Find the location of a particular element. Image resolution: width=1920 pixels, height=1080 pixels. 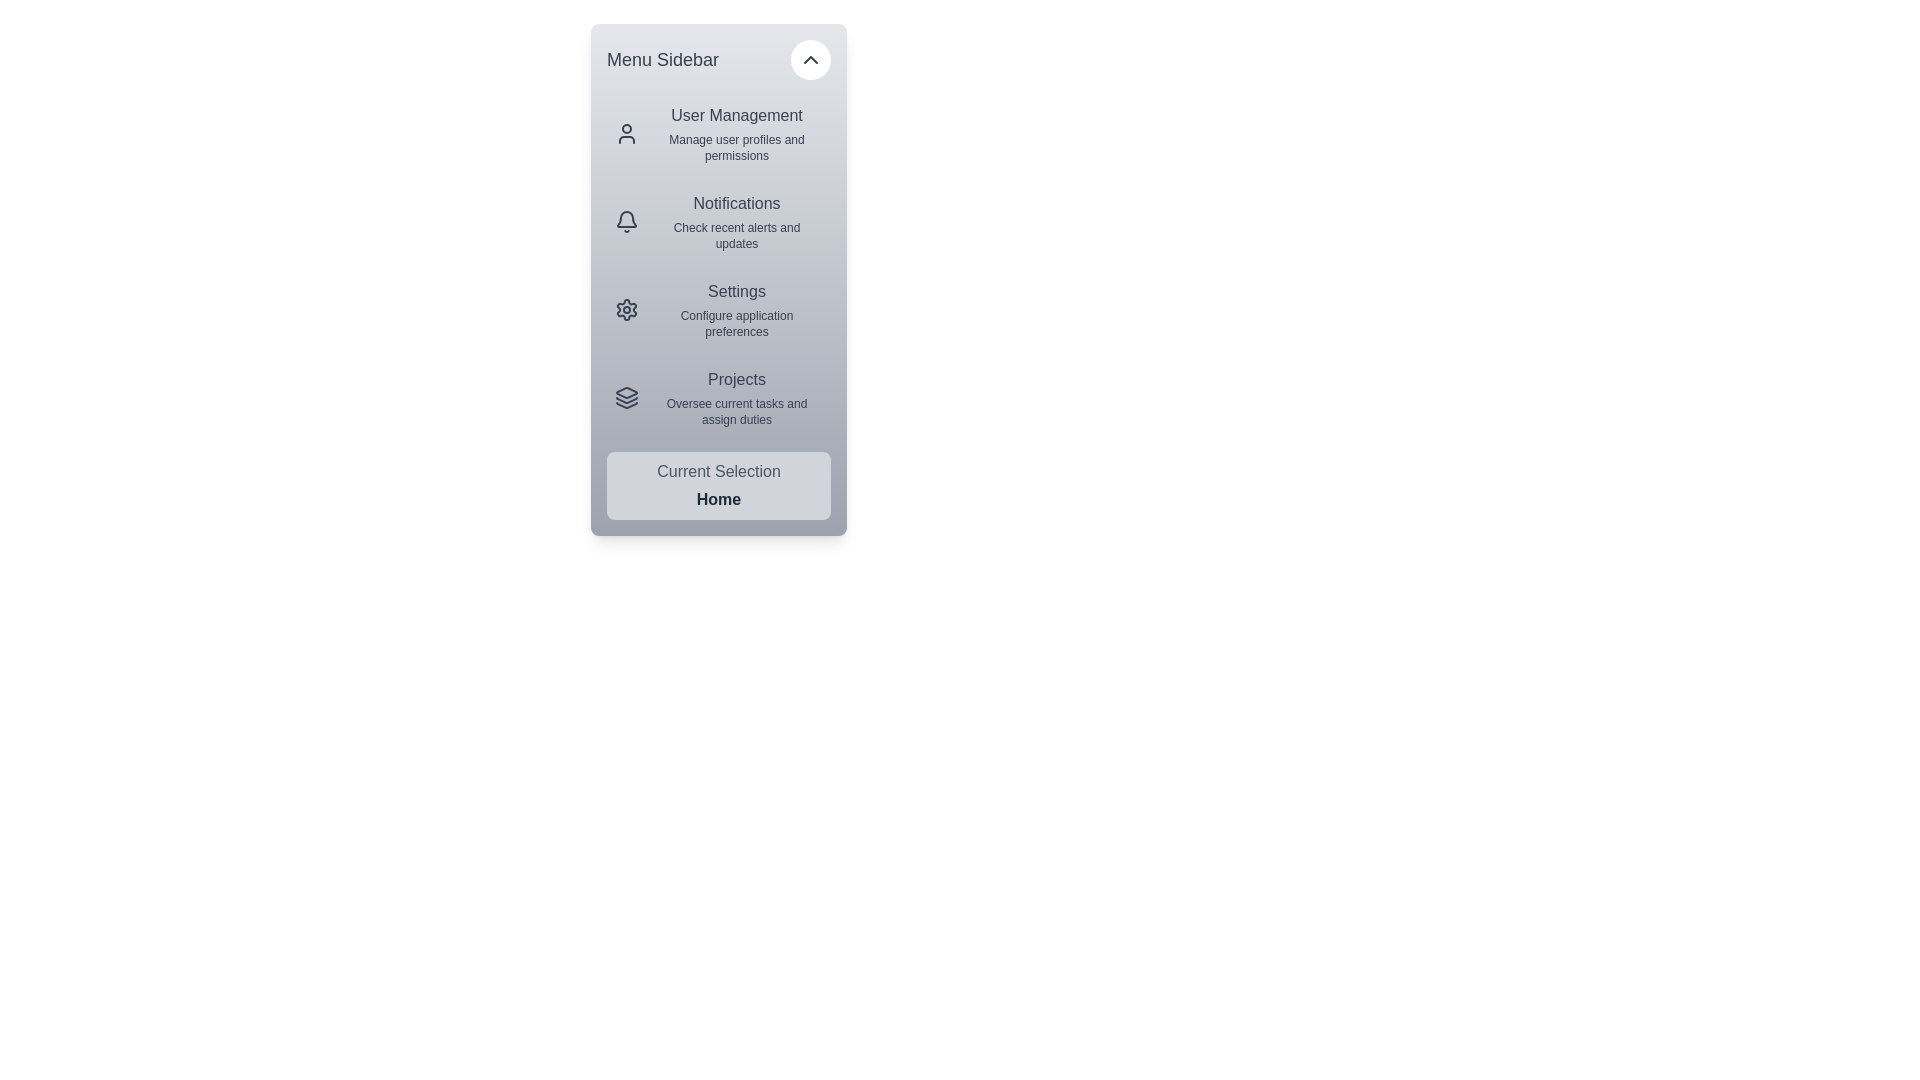

the notifications button located on the vertical sidebar, which is the second element from the top is located at coordinates (736, 222).